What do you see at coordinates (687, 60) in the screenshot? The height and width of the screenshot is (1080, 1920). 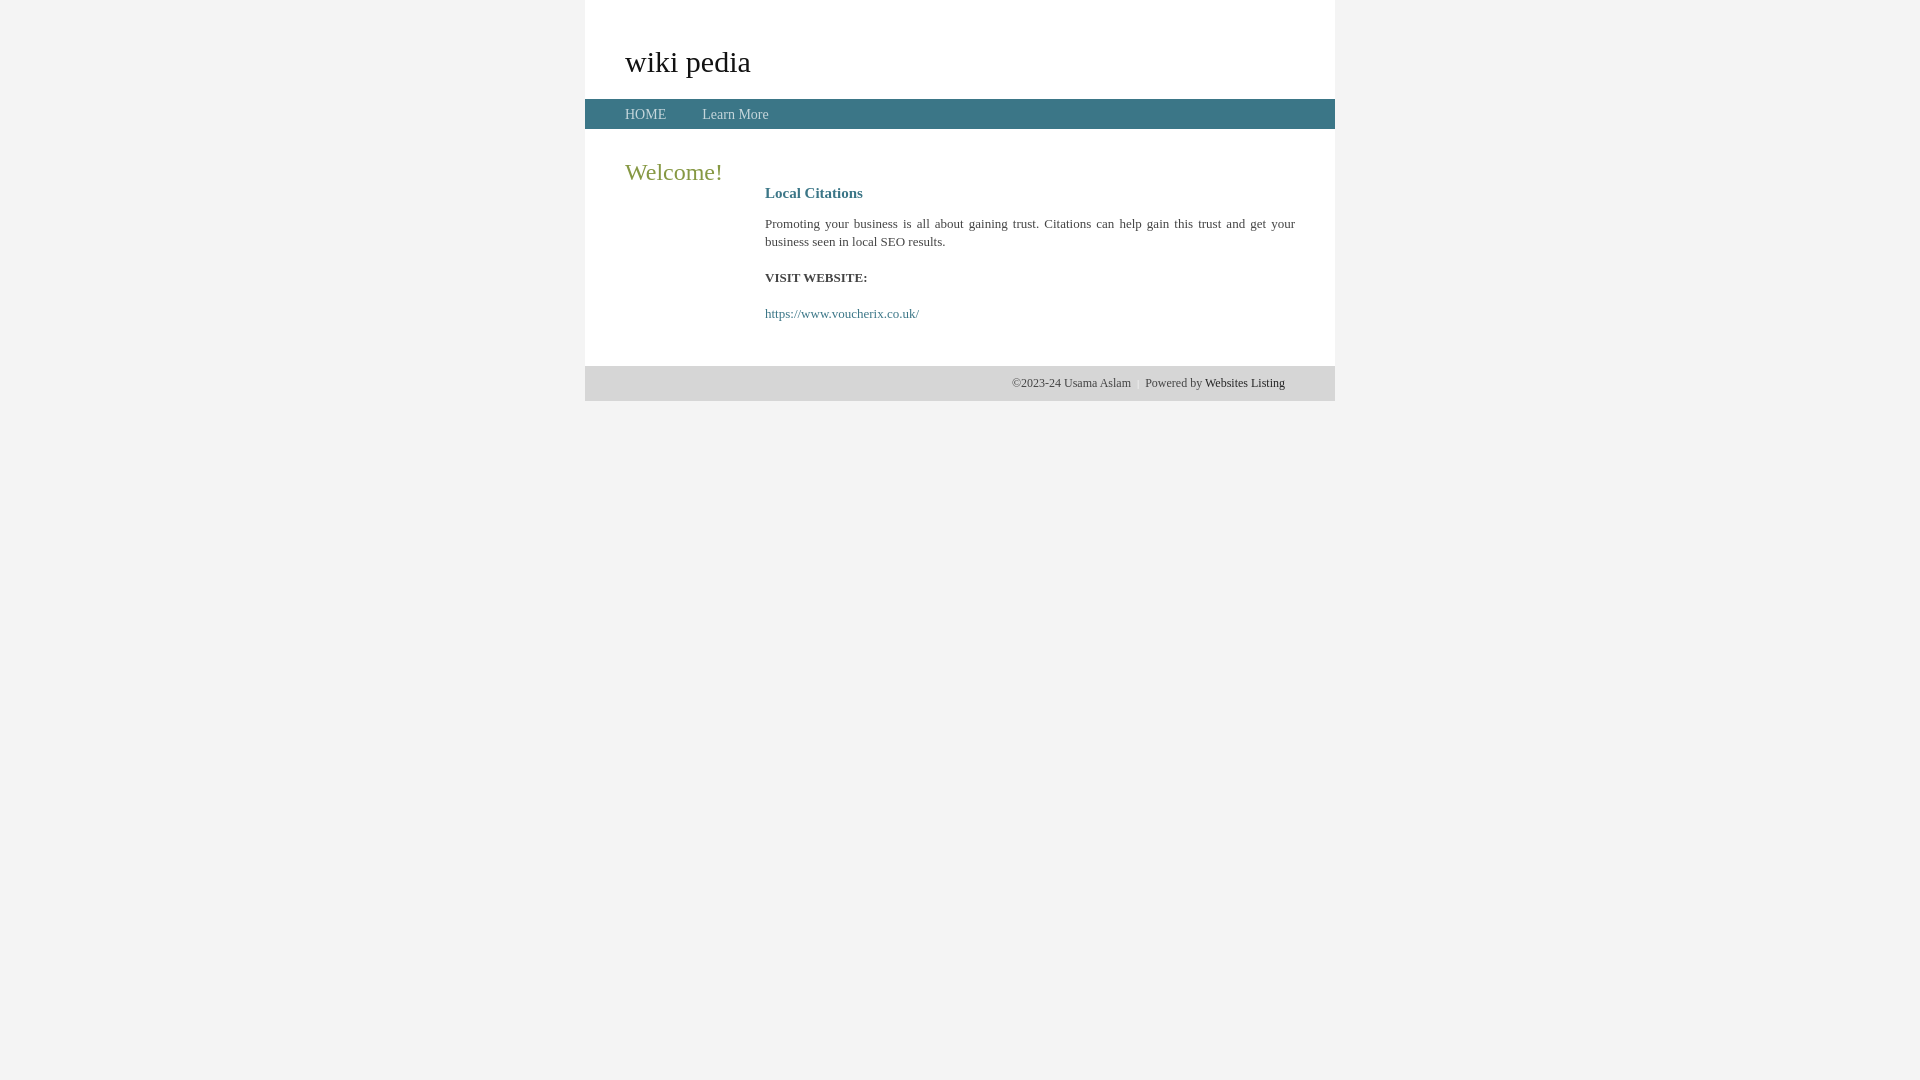 I see `'wiki pedia'` at bounding box center [687, 60].